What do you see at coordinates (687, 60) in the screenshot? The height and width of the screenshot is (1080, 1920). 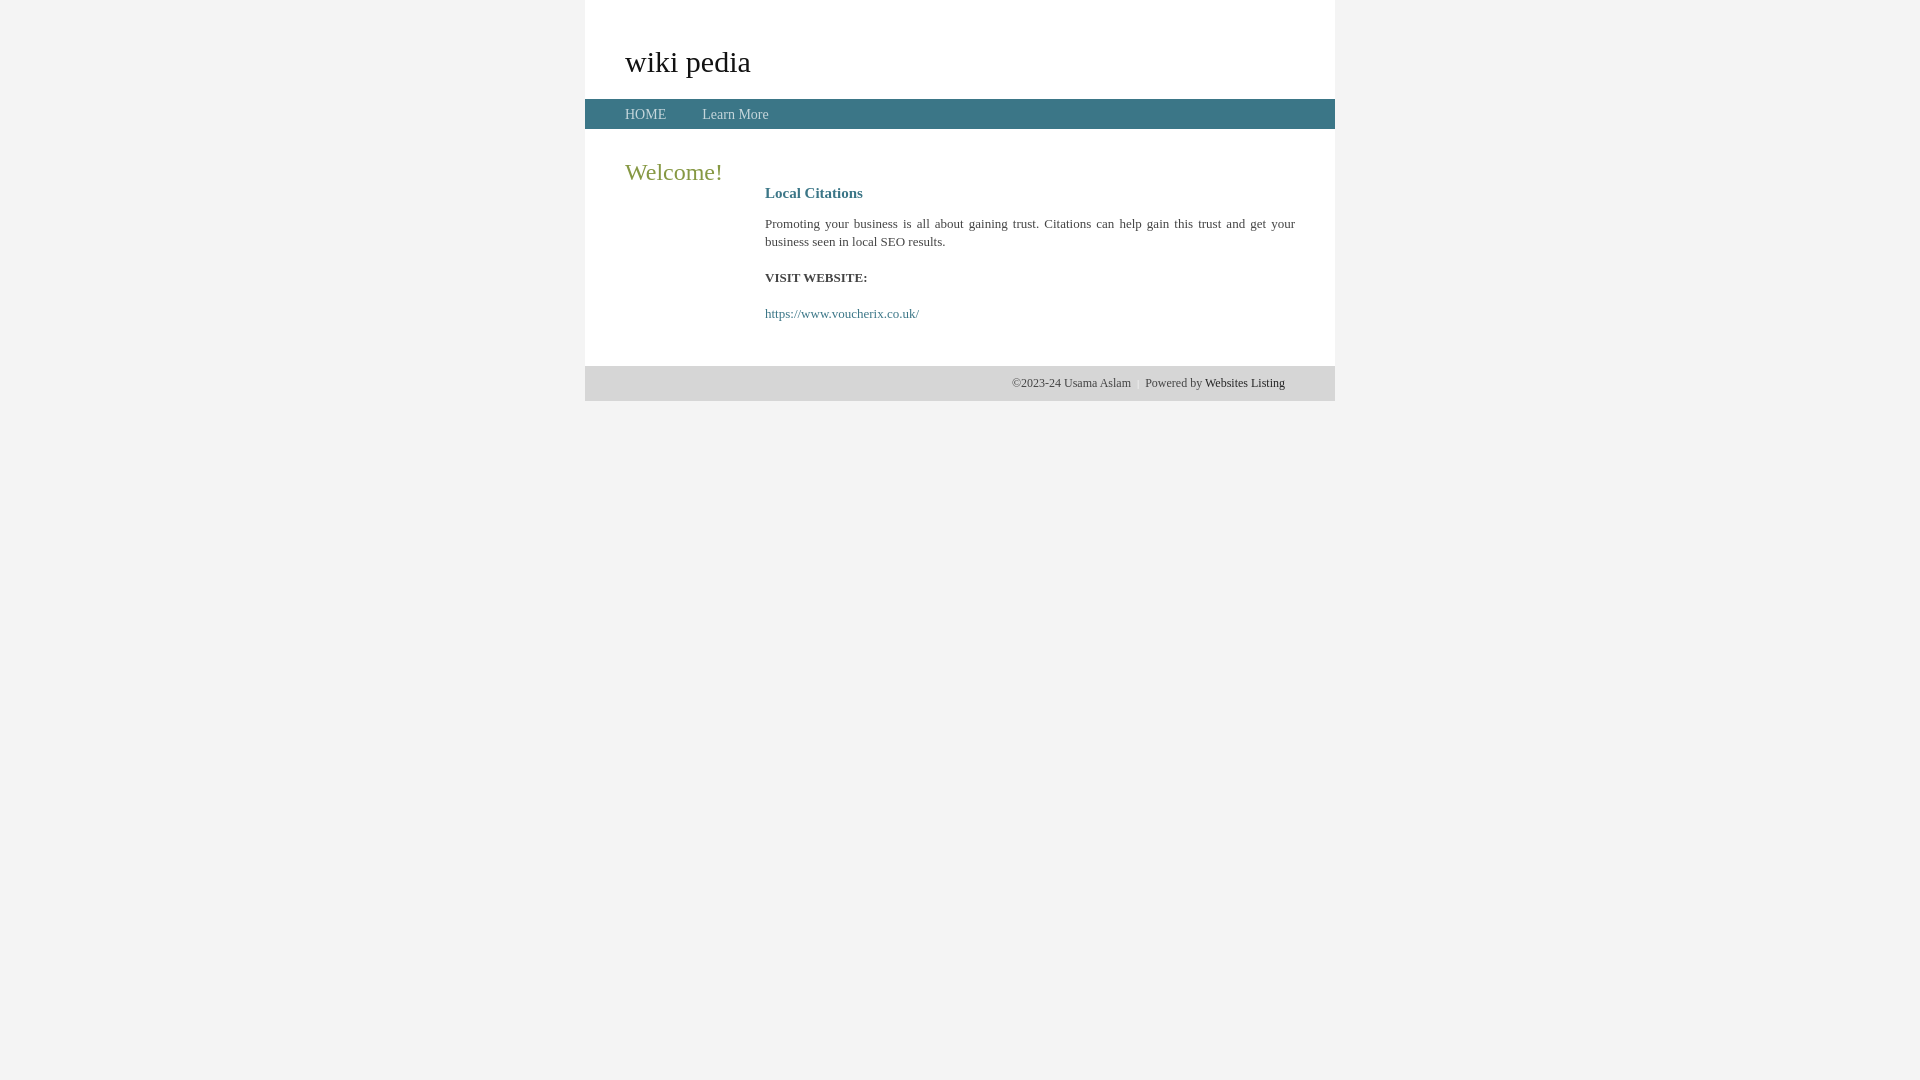 I see `'wiki pedia'` at bounding box center [687, 60].